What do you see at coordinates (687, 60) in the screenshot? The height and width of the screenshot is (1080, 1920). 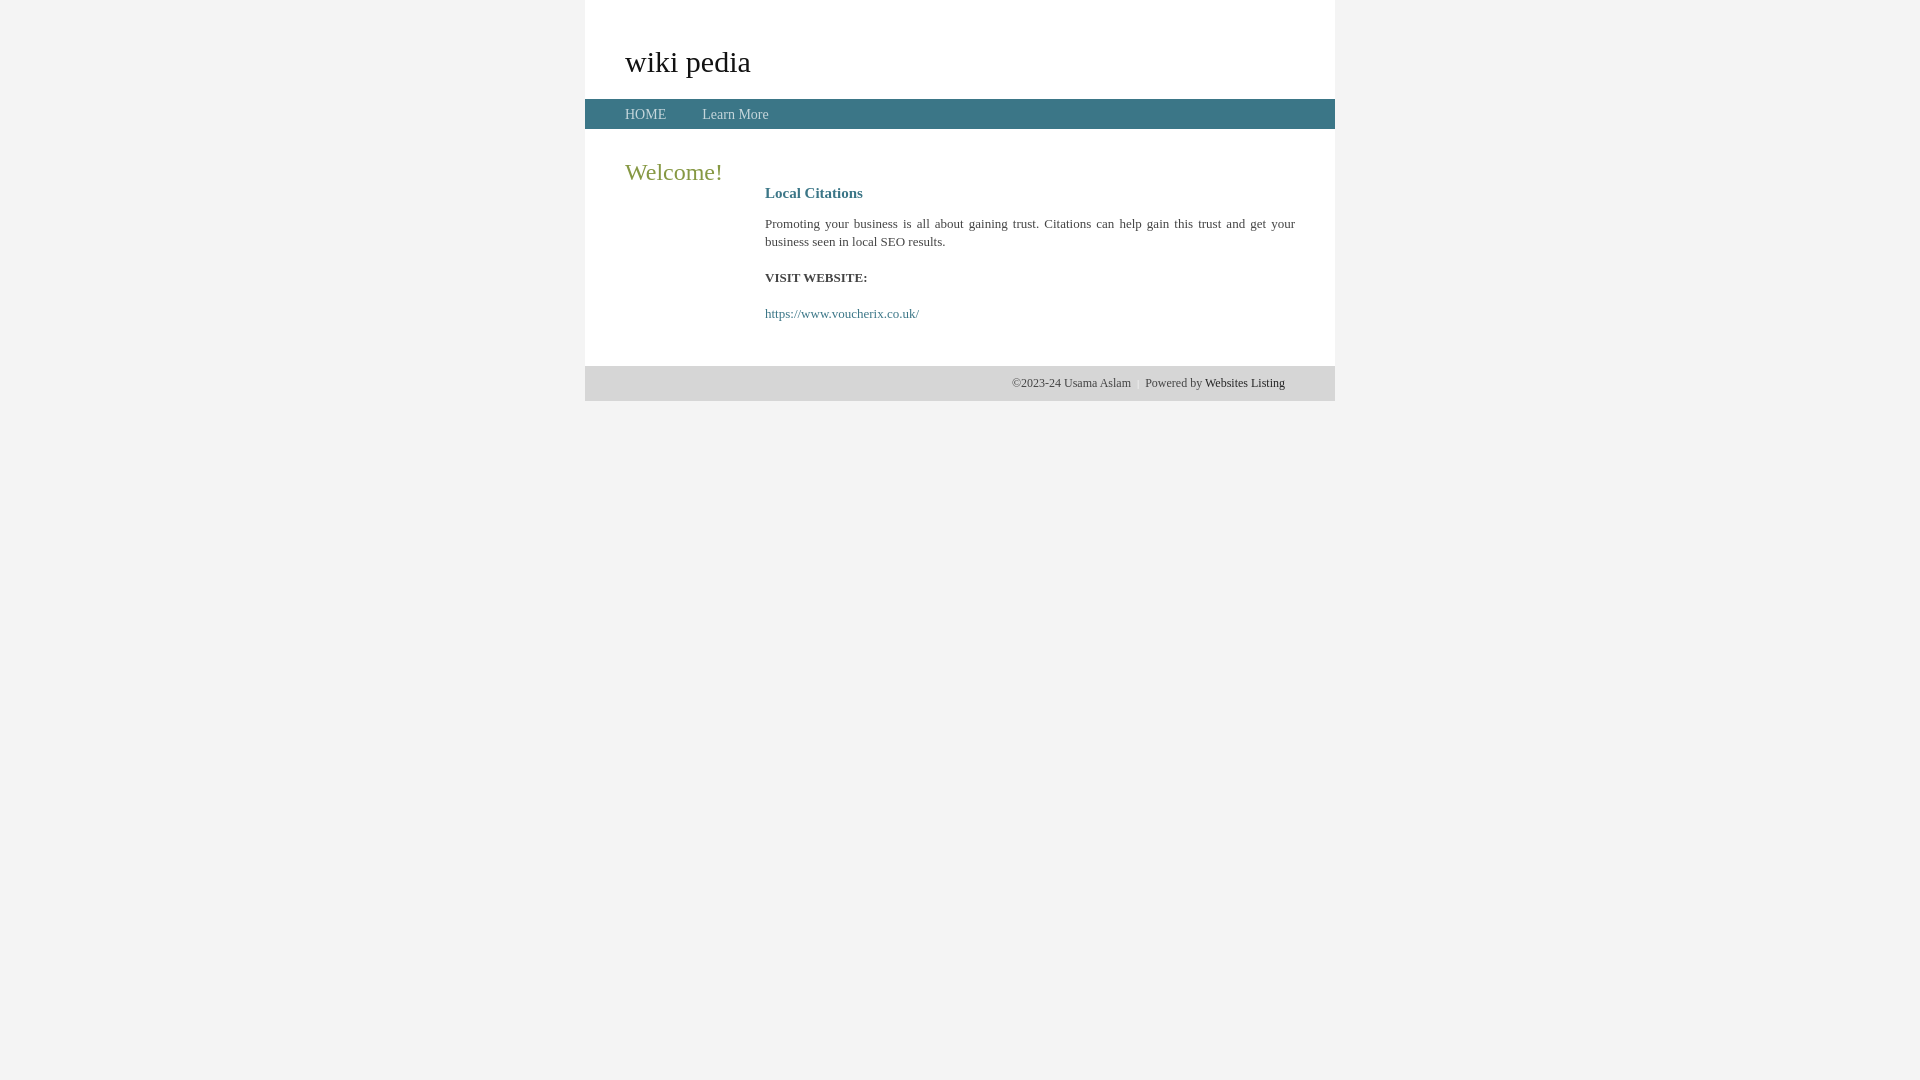 I see `'wiki pedia'` at bounding box center [687, 60].